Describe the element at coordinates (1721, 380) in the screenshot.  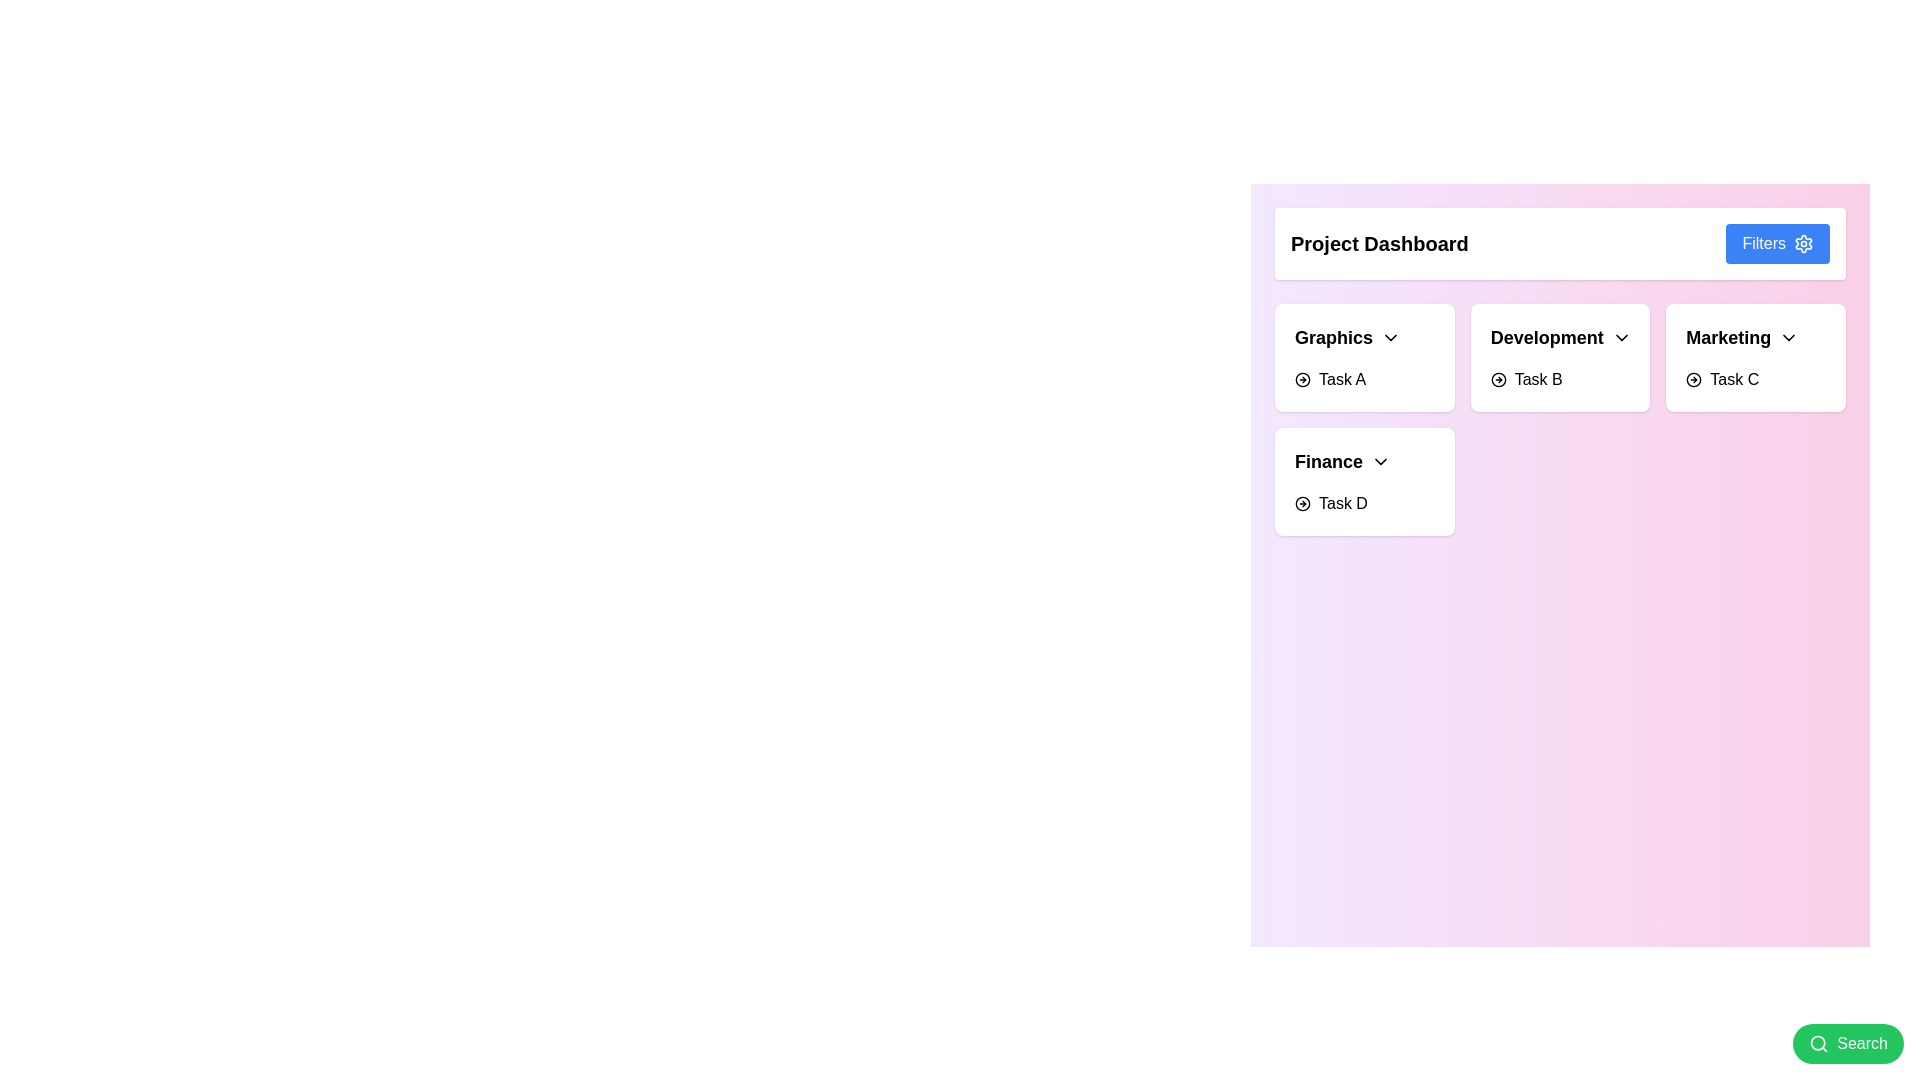
I see `the 'Task C' text label with icon located in the 'Marketing' category card for further interaction` at that location.